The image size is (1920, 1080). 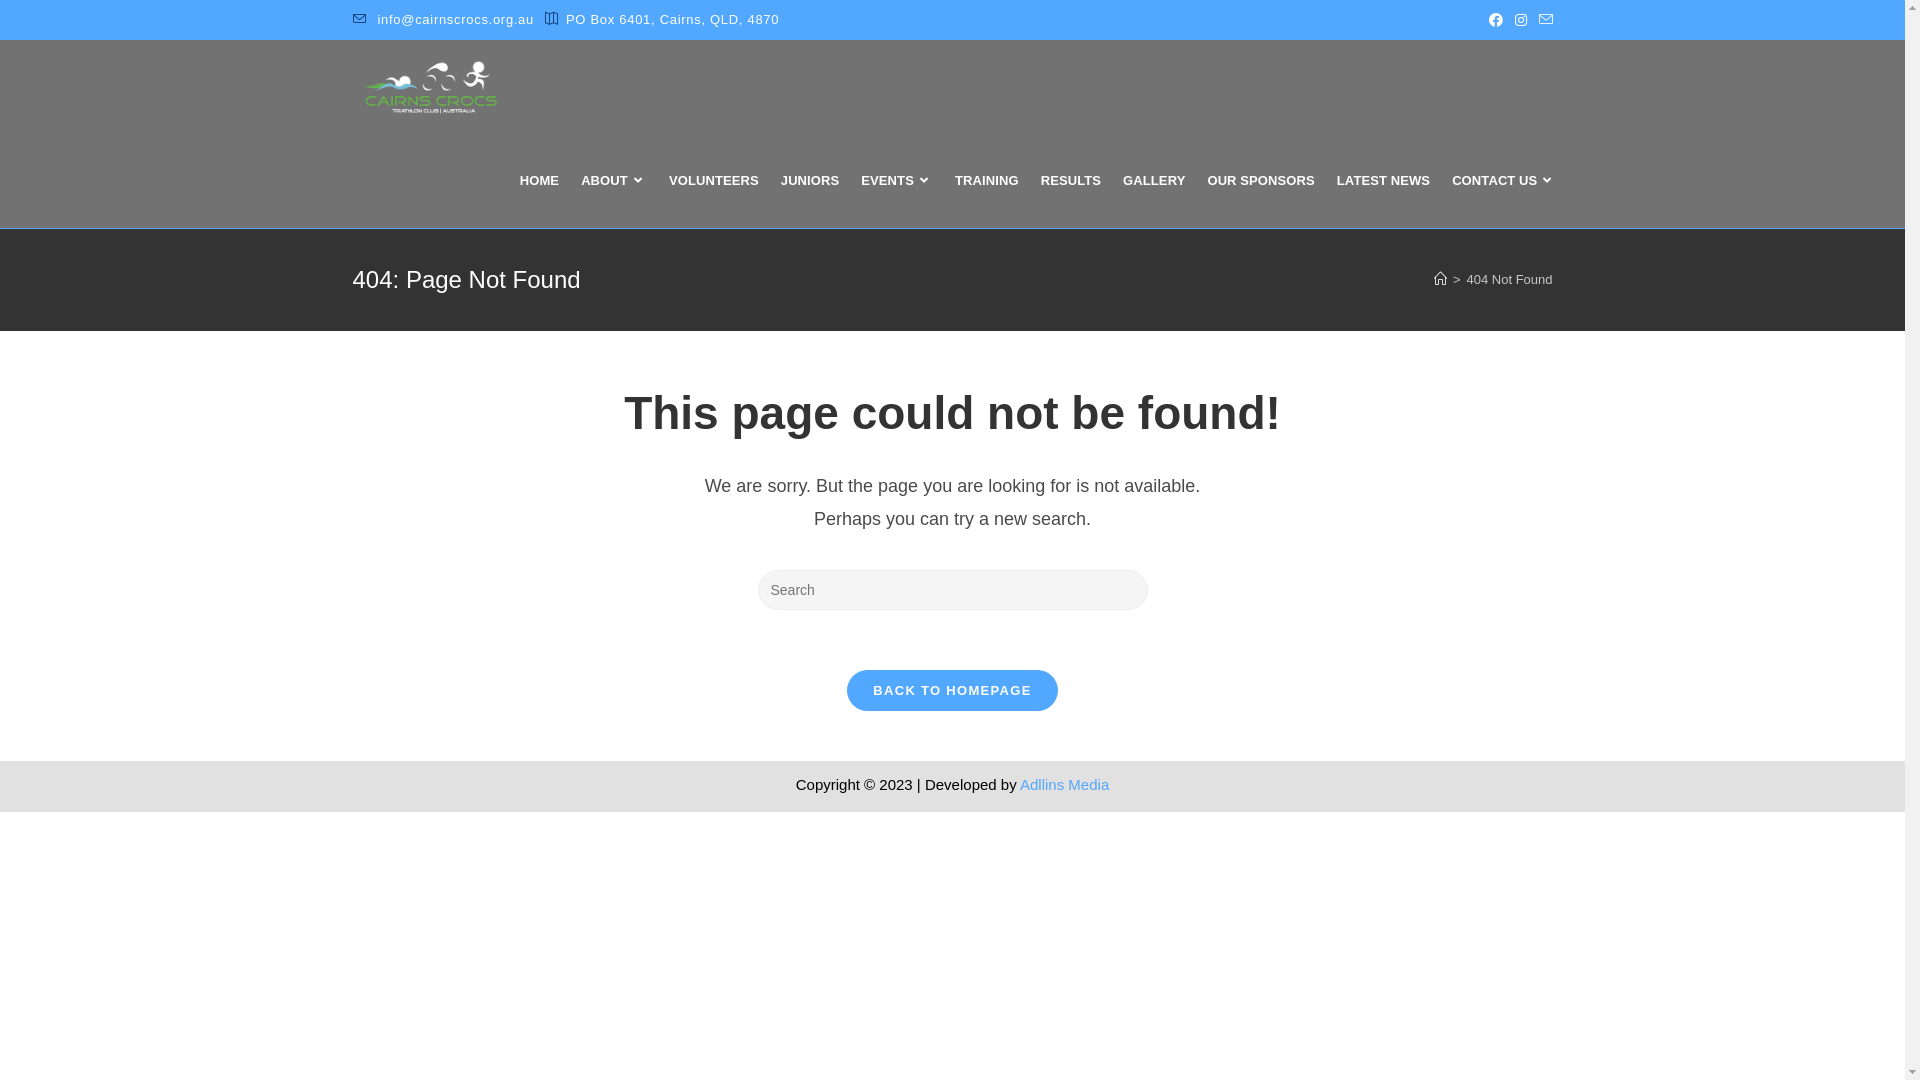 What do you see at coordinates (508, 181) in the screenshot?
I see `'HOME'` at bounding box center [508, 181].